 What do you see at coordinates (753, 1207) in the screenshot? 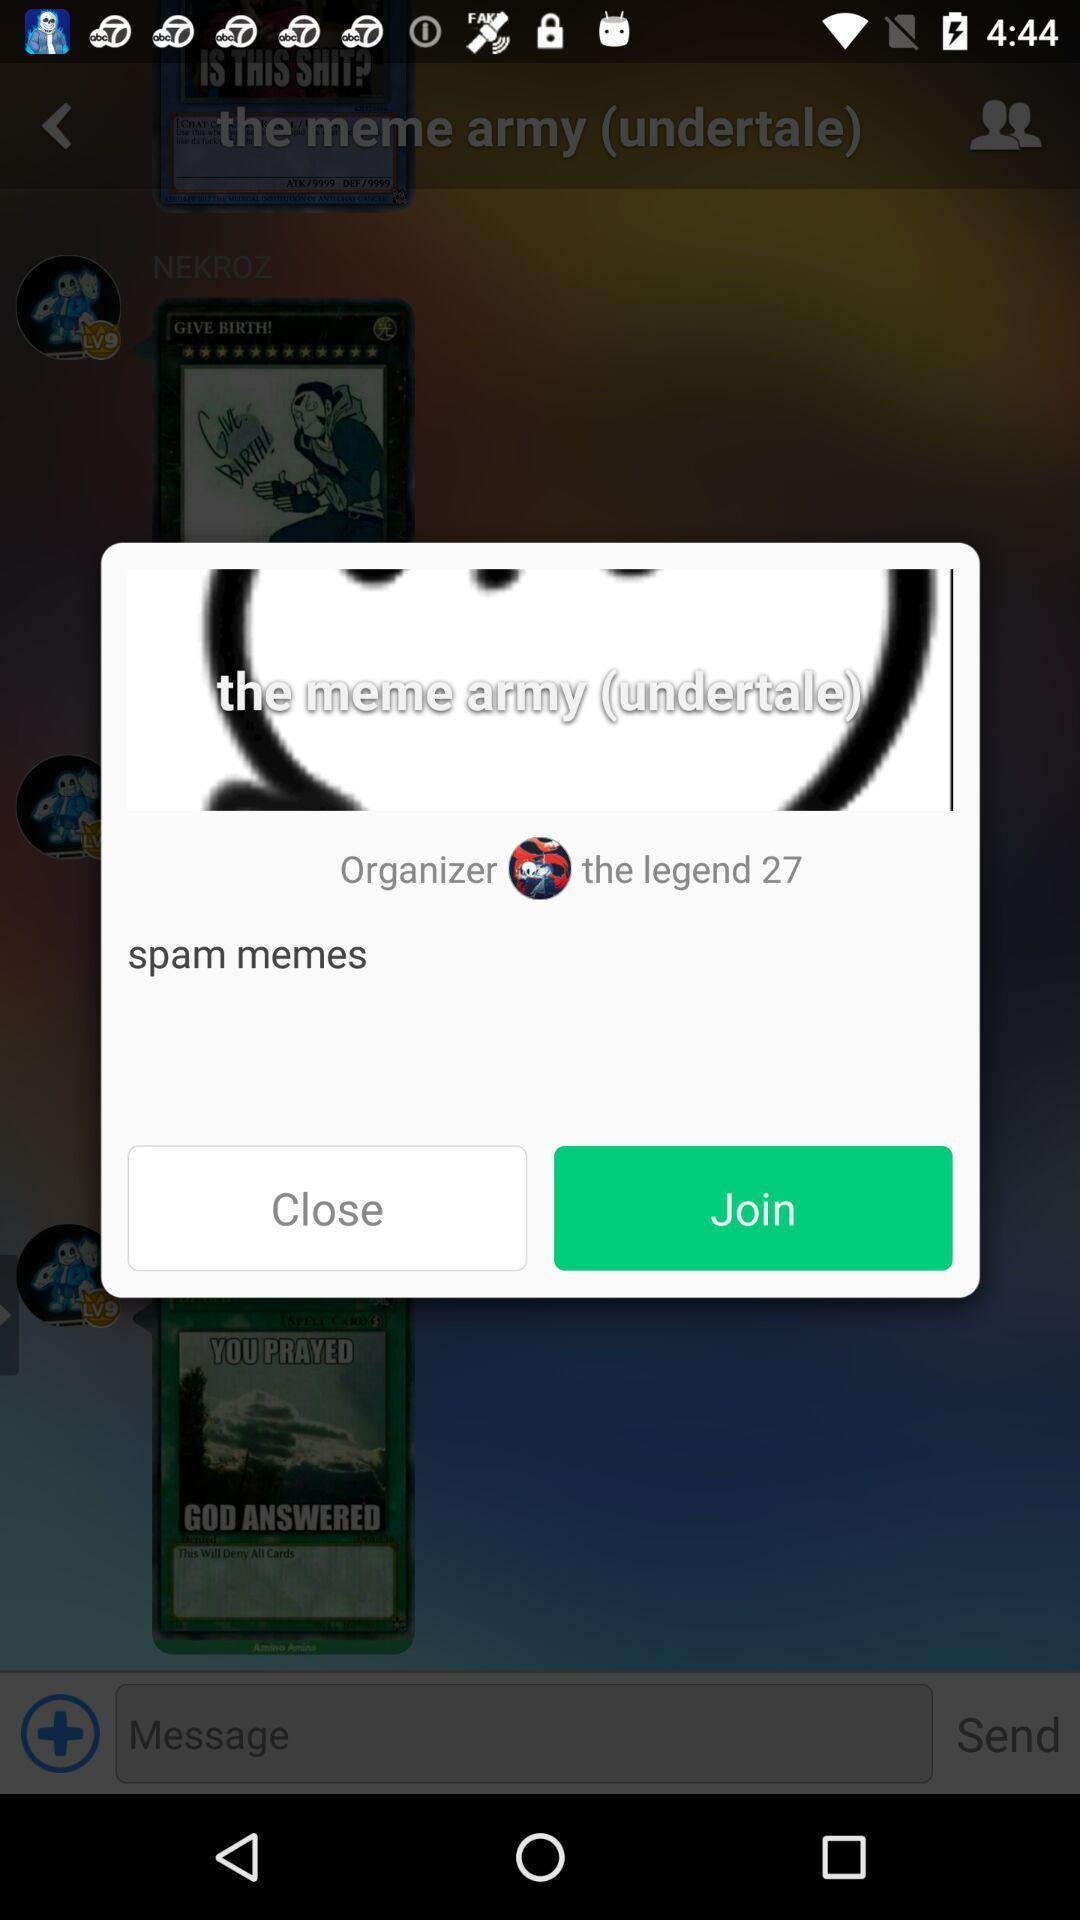
I see `item on the right` at bounding box center [753, 1207].